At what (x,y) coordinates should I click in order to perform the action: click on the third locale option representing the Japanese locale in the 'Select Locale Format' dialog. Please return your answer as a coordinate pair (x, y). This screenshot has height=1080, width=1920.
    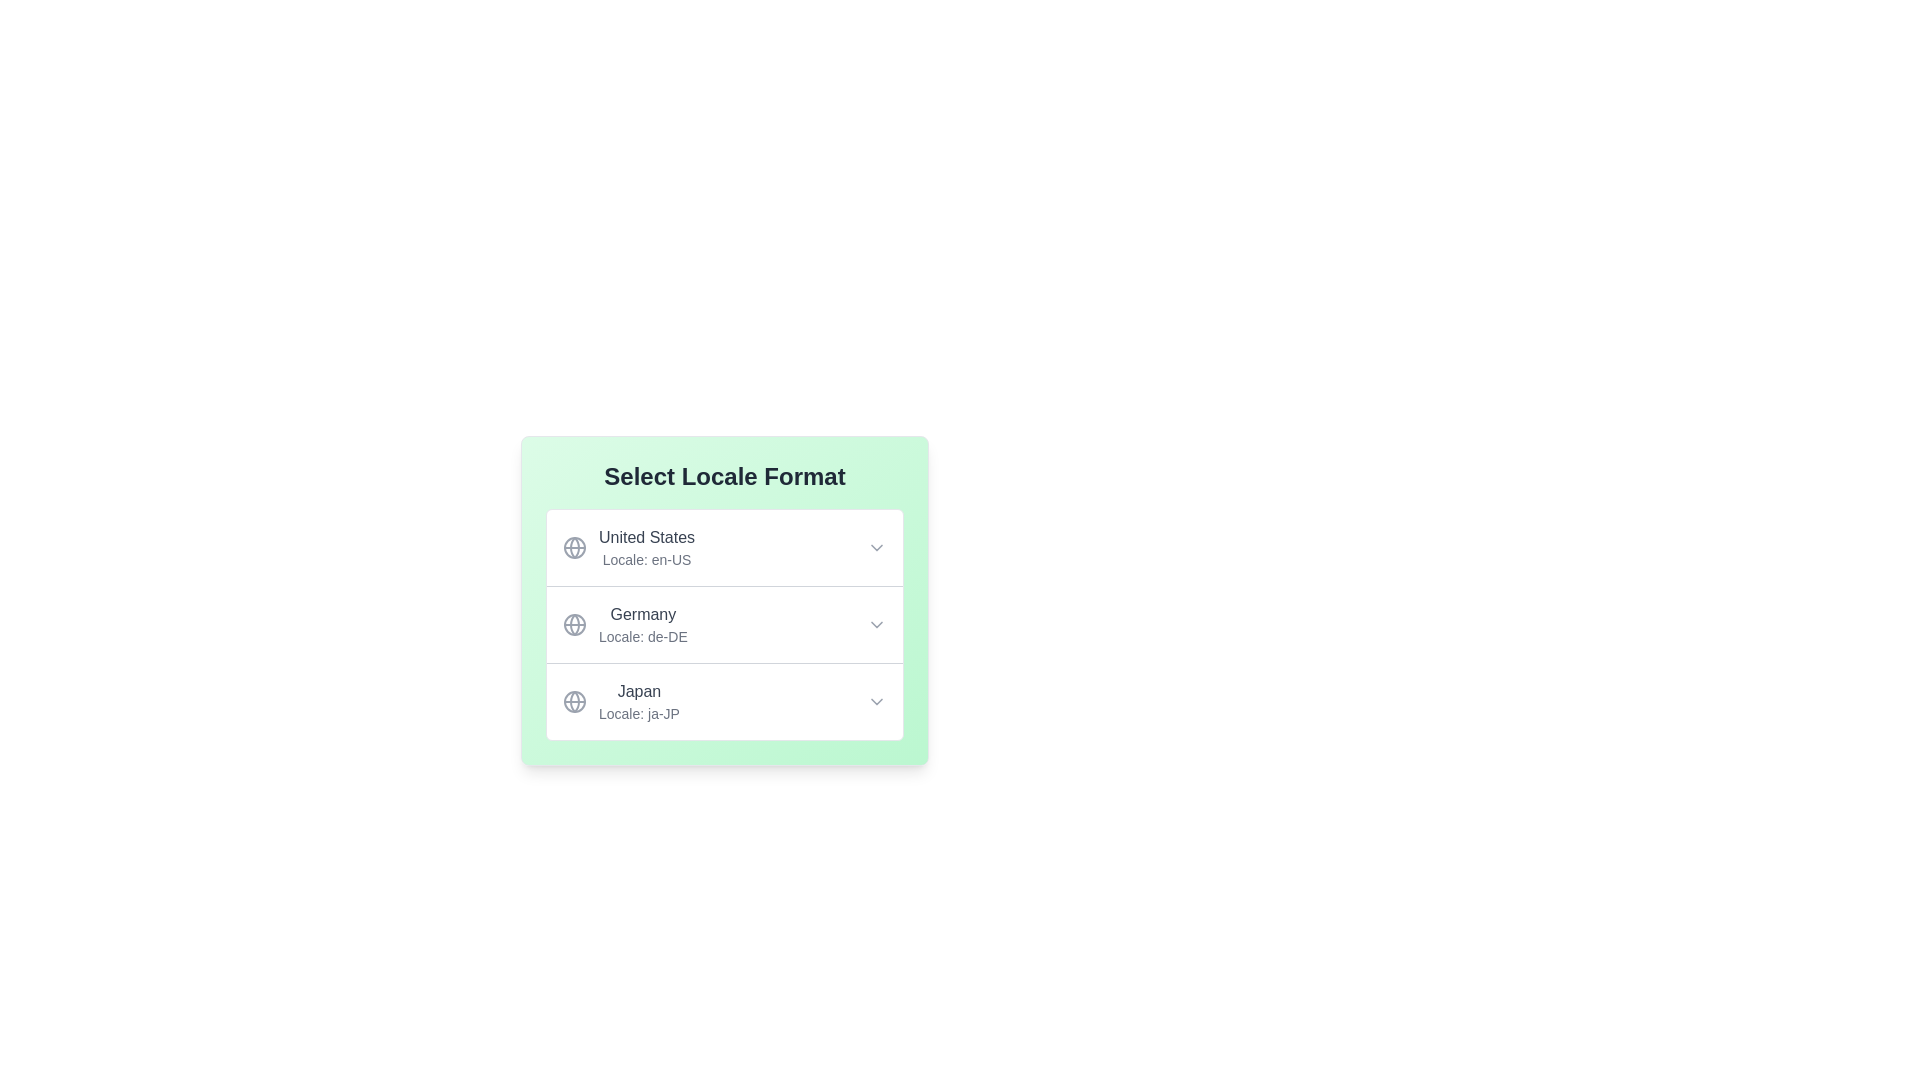
    Looking at the image, I should click on (620, 701).